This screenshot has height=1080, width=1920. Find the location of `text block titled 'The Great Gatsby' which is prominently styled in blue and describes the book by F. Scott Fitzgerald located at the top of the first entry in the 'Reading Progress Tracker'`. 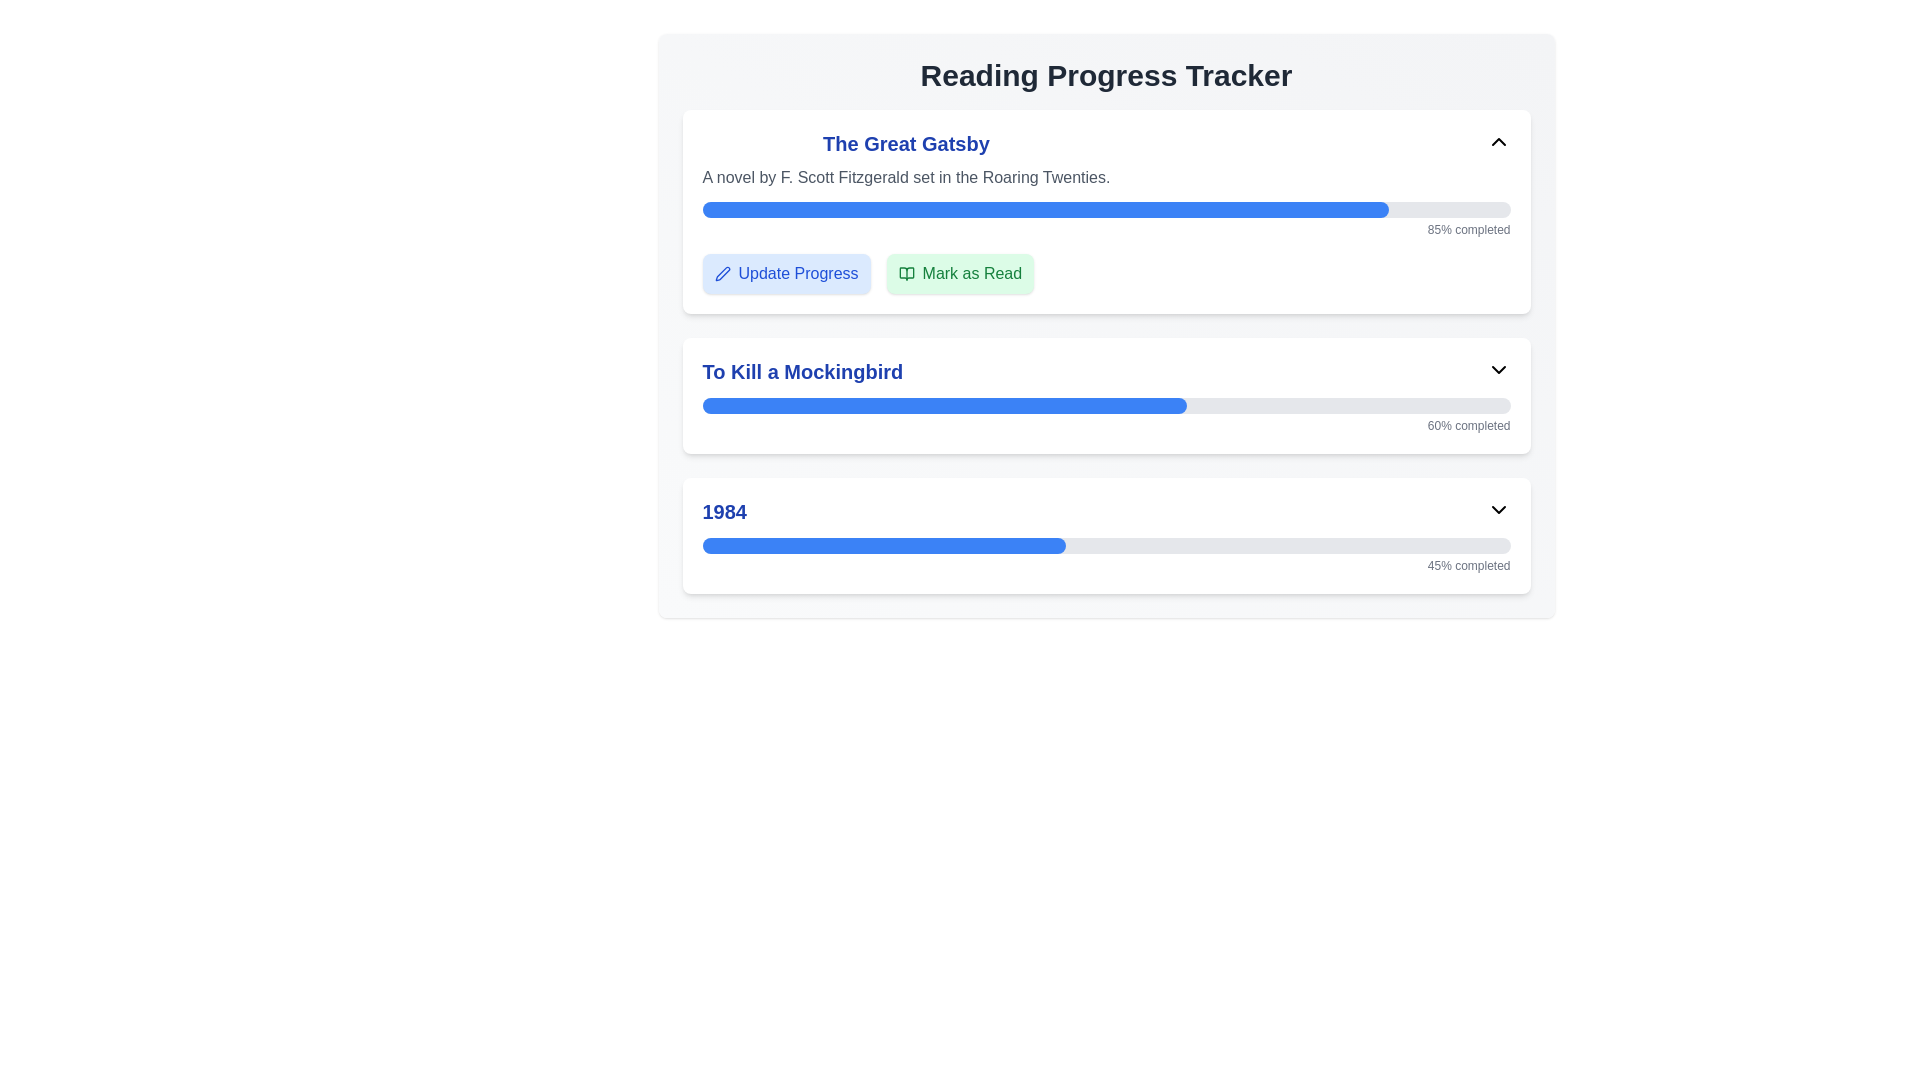

text block titled 'The Great Gatsby' which is prominently styled in blue and describes the book by F. Scott Fitzgerald located at the top of the first entry in the 'Reading Progress Tracker' is located at coordinates (905, 158).